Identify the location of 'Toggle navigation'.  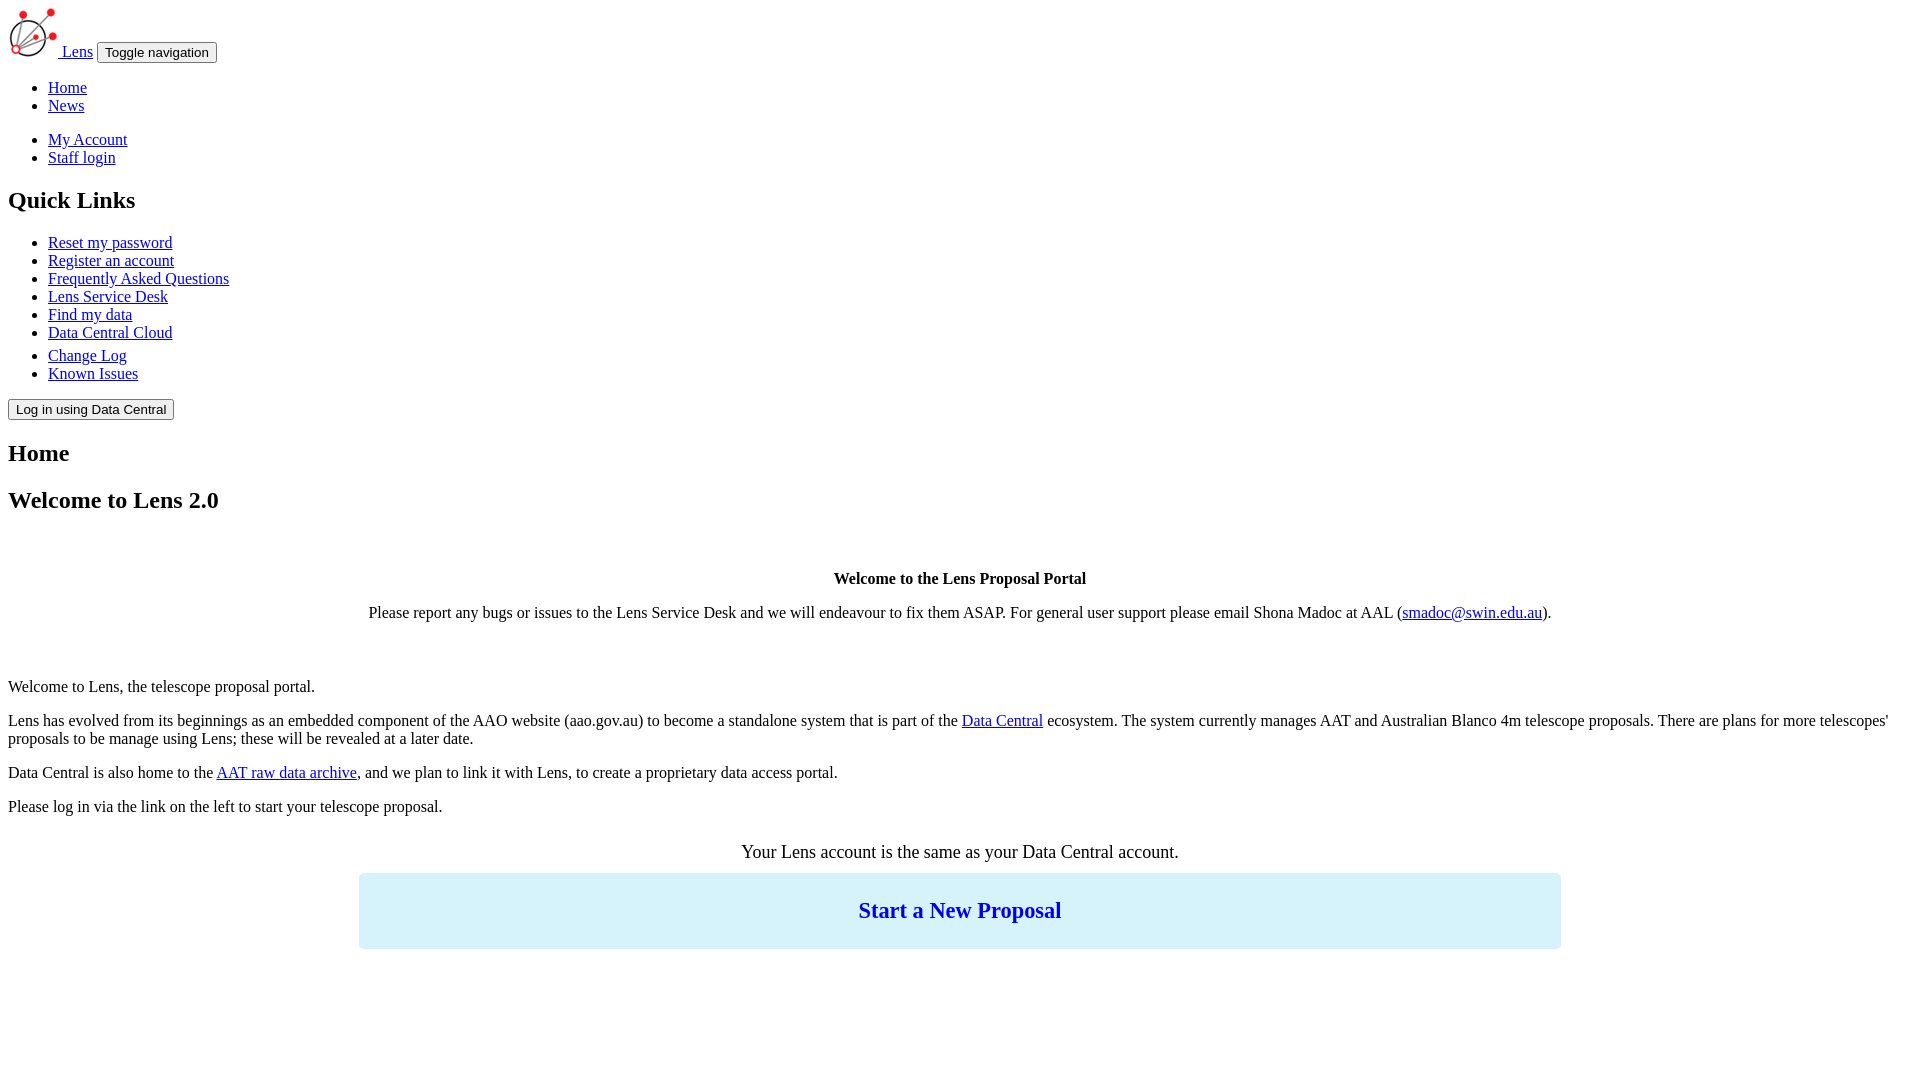
(95, 51).